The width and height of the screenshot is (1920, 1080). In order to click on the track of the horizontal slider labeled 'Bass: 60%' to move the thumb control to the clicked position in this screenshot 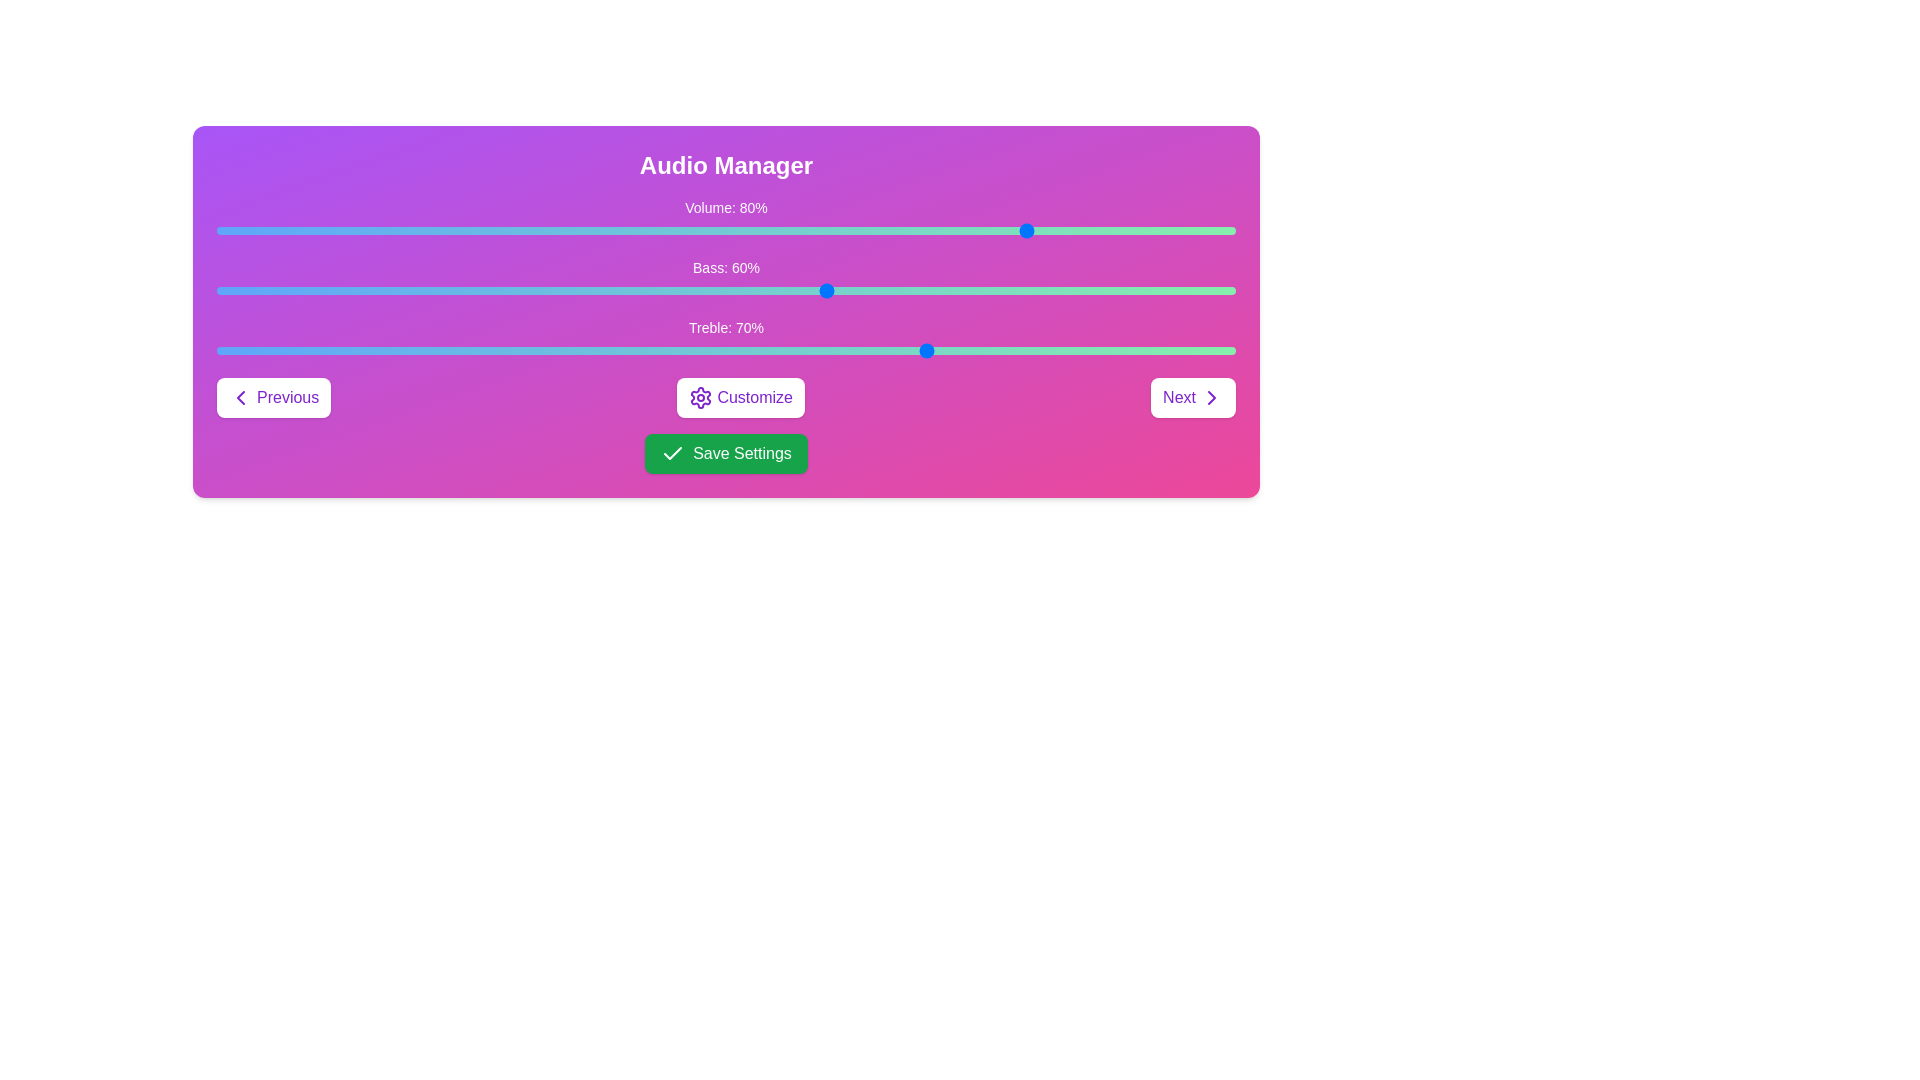, I will do `click(725, 290)`.